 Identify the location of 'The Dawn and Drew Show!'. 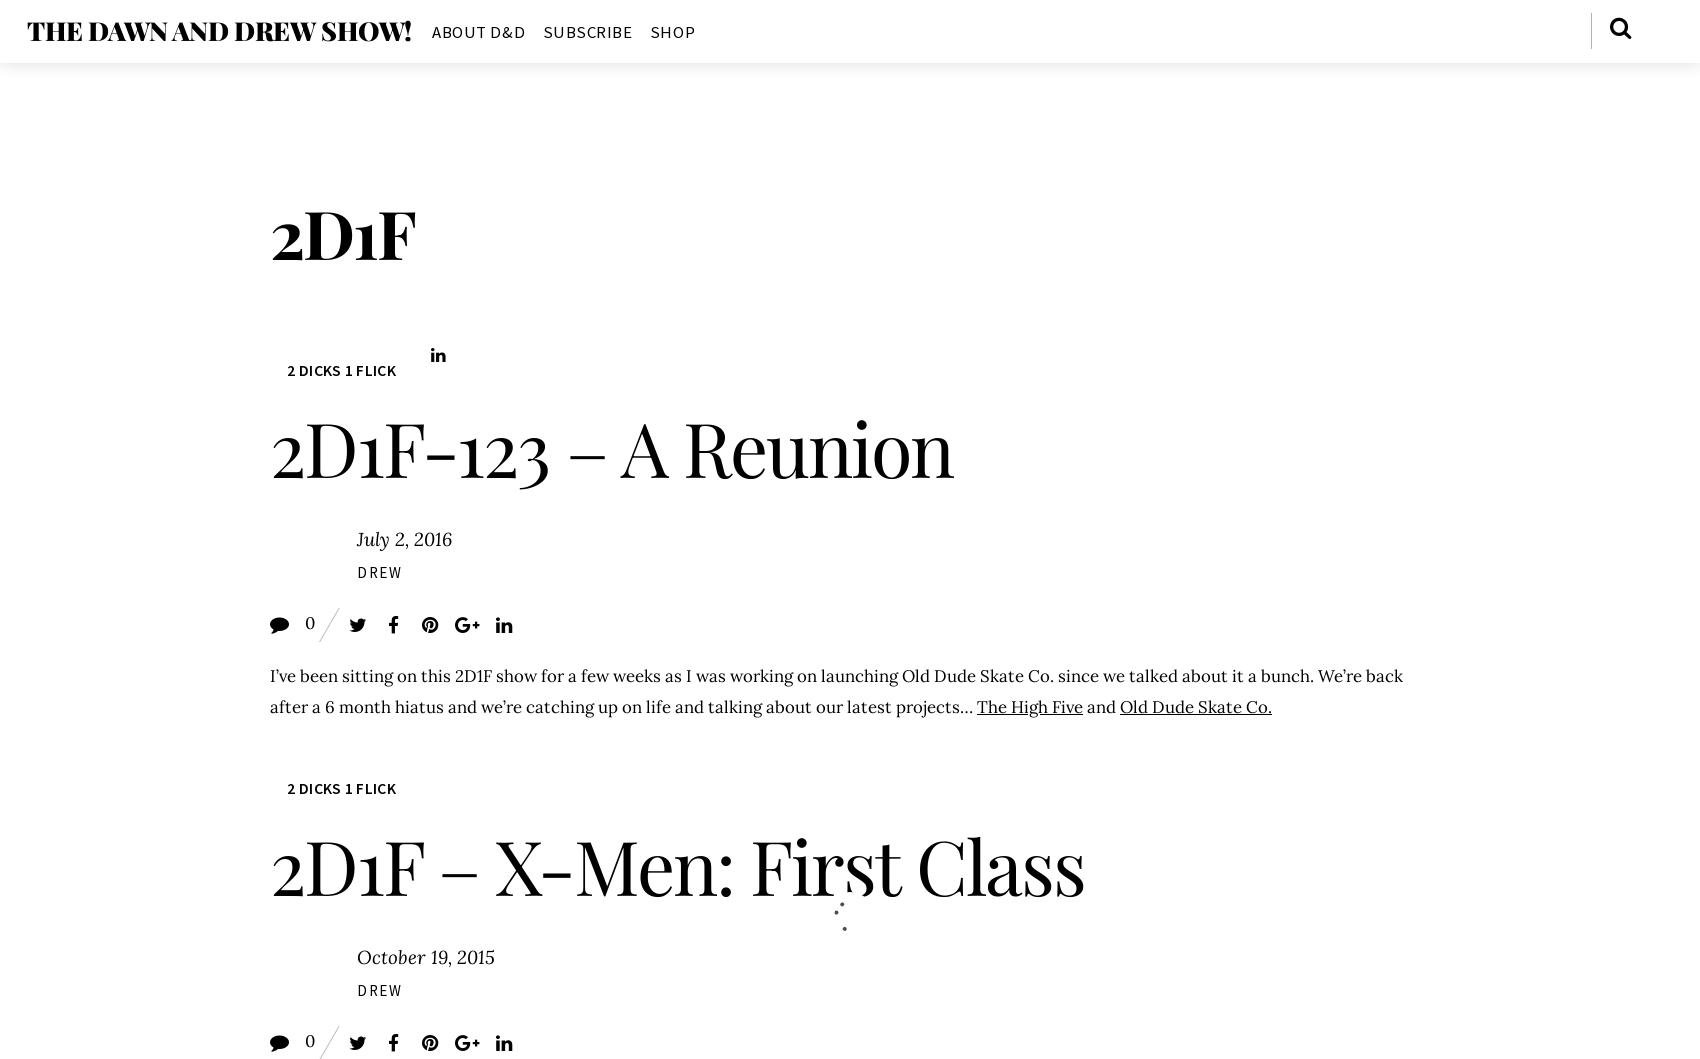
(219, 30).